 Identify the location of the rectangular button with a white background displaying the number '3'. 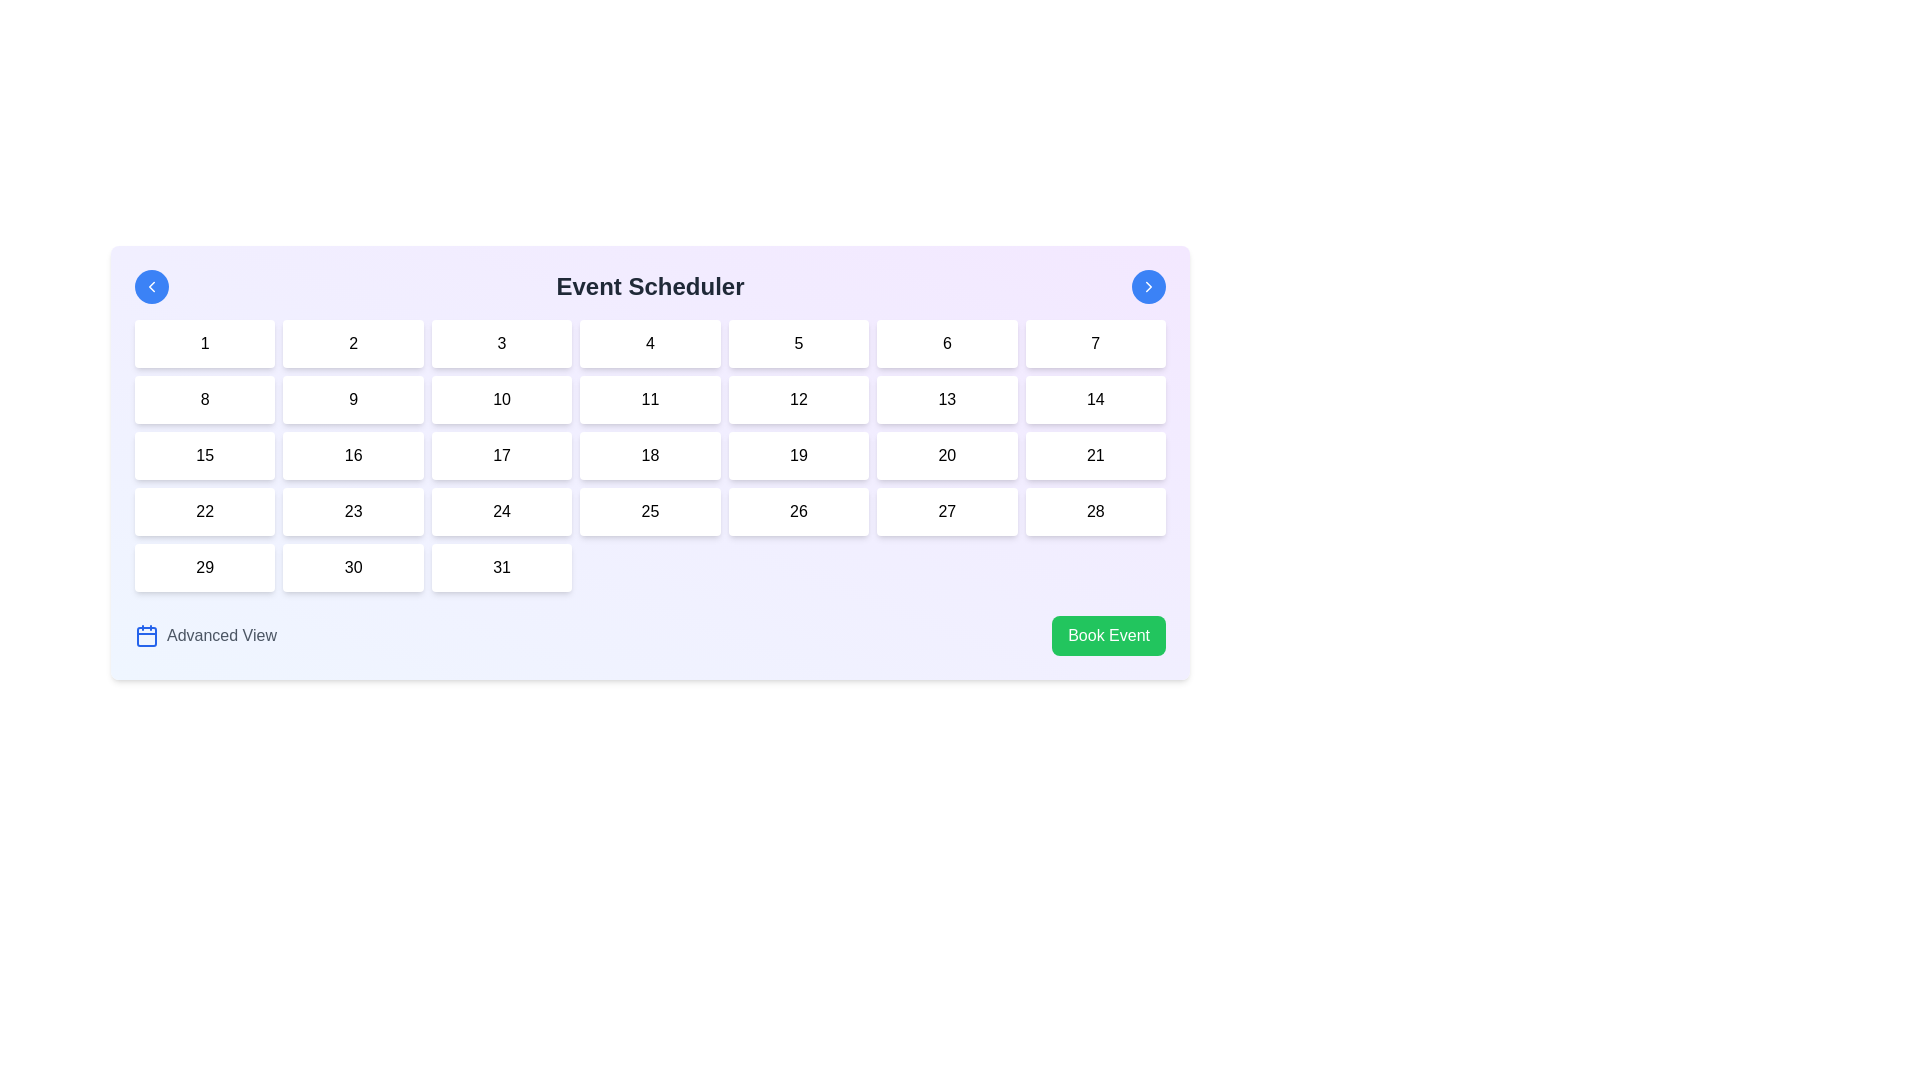
(502, 342).